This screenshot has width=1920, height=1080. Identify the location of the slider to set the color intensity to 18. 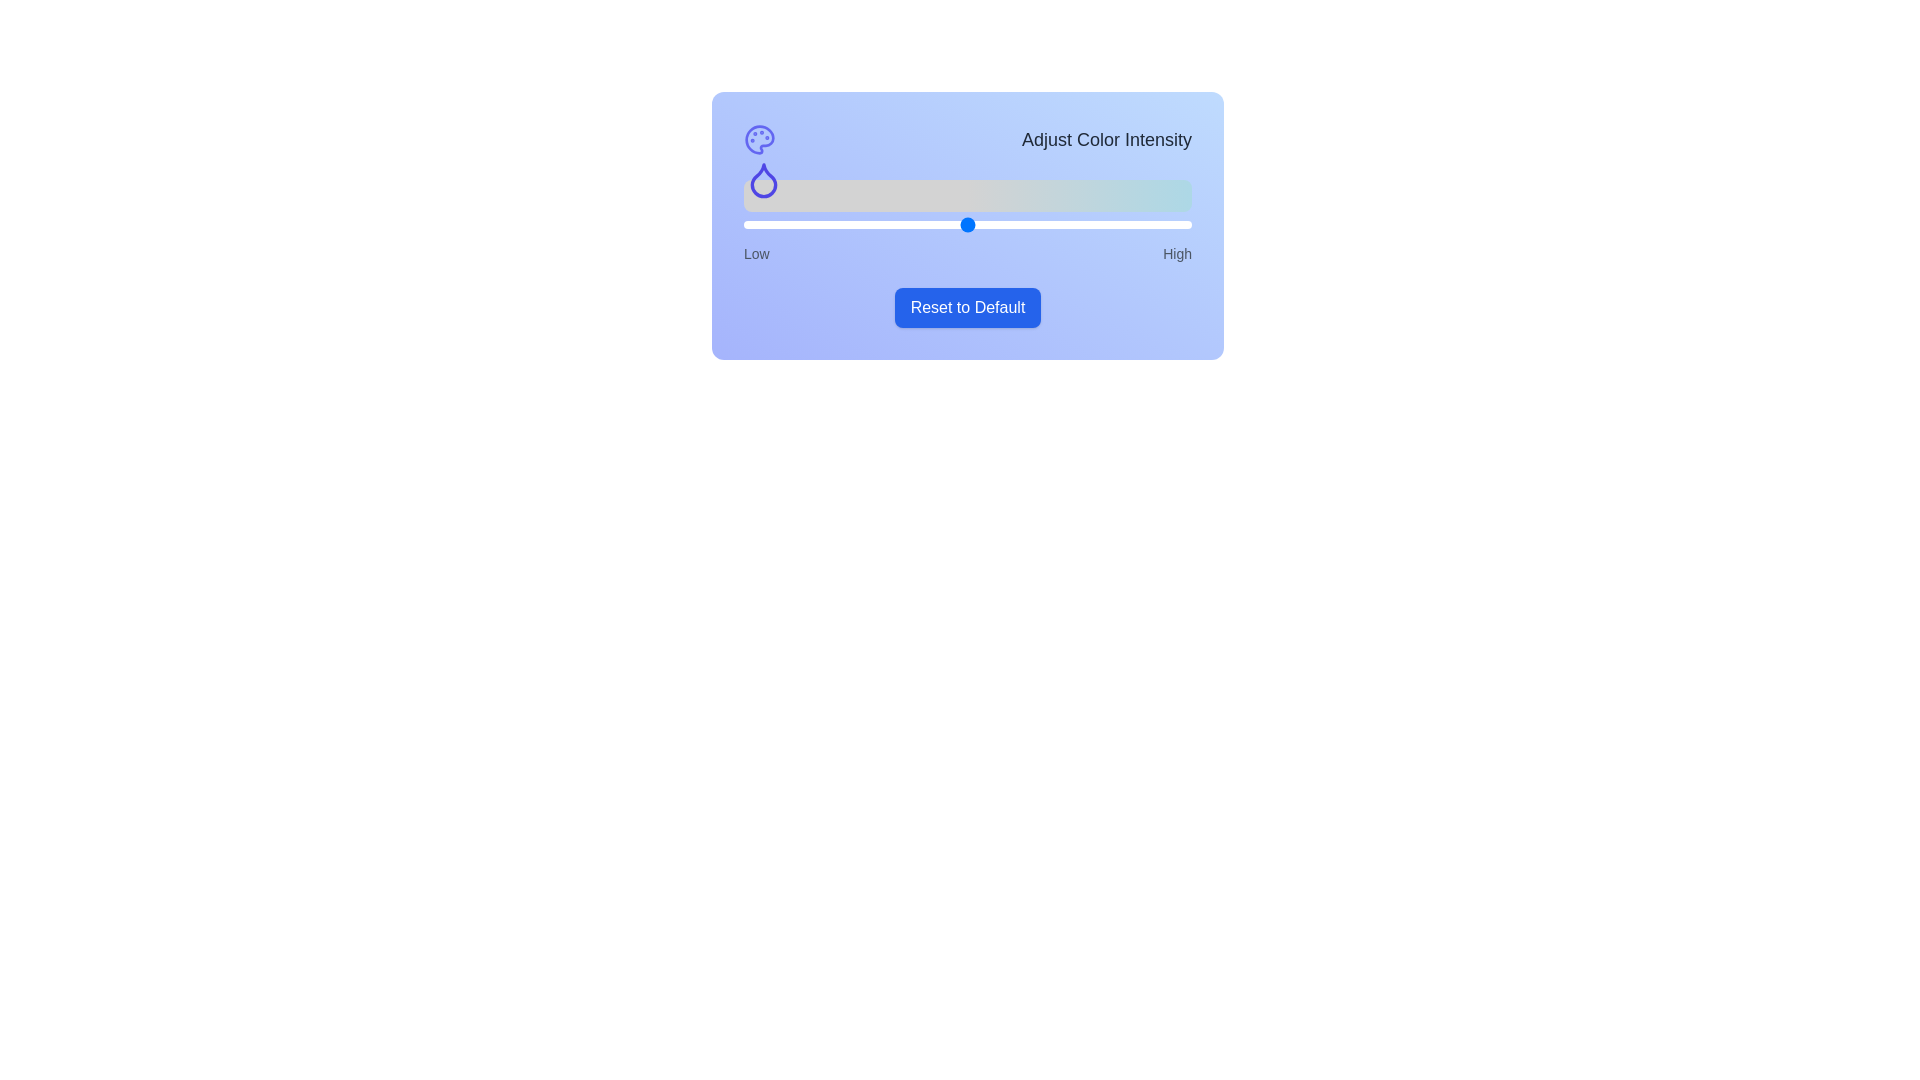
(824, 224).